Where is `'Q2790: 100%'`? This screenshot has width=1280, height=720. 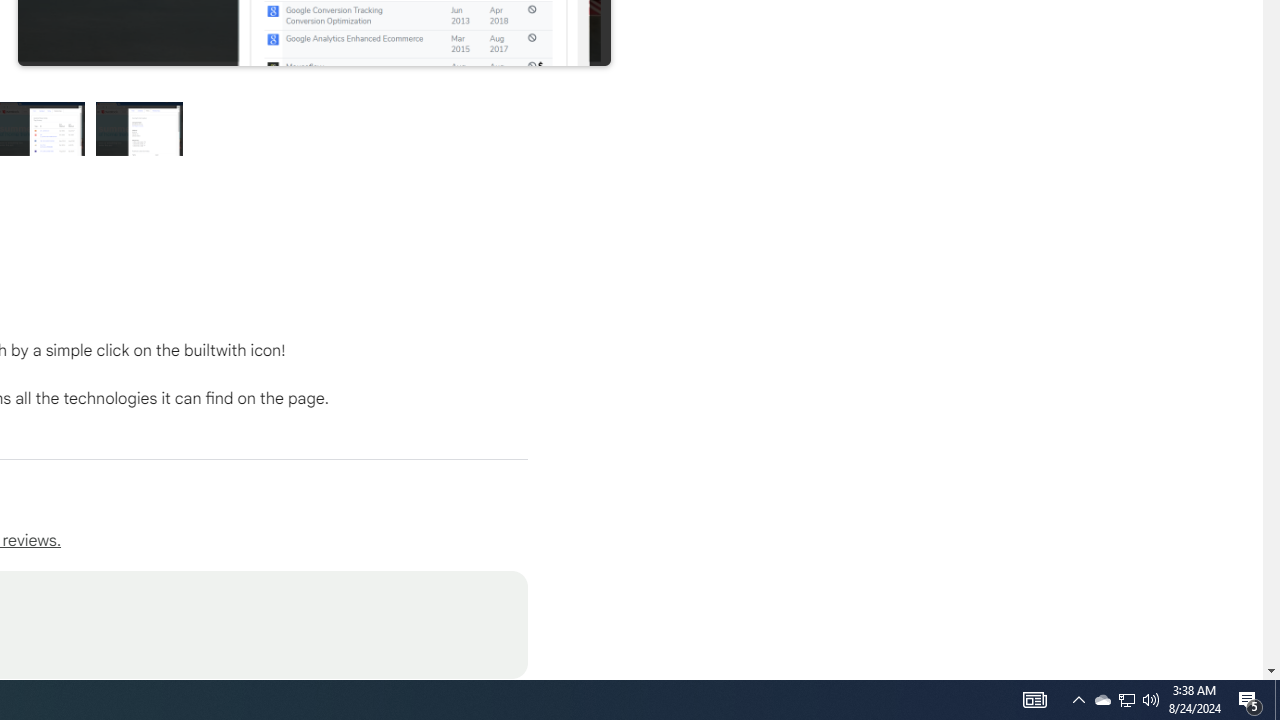 'Q2790: 100%' is located at coordinates (1127, 698).